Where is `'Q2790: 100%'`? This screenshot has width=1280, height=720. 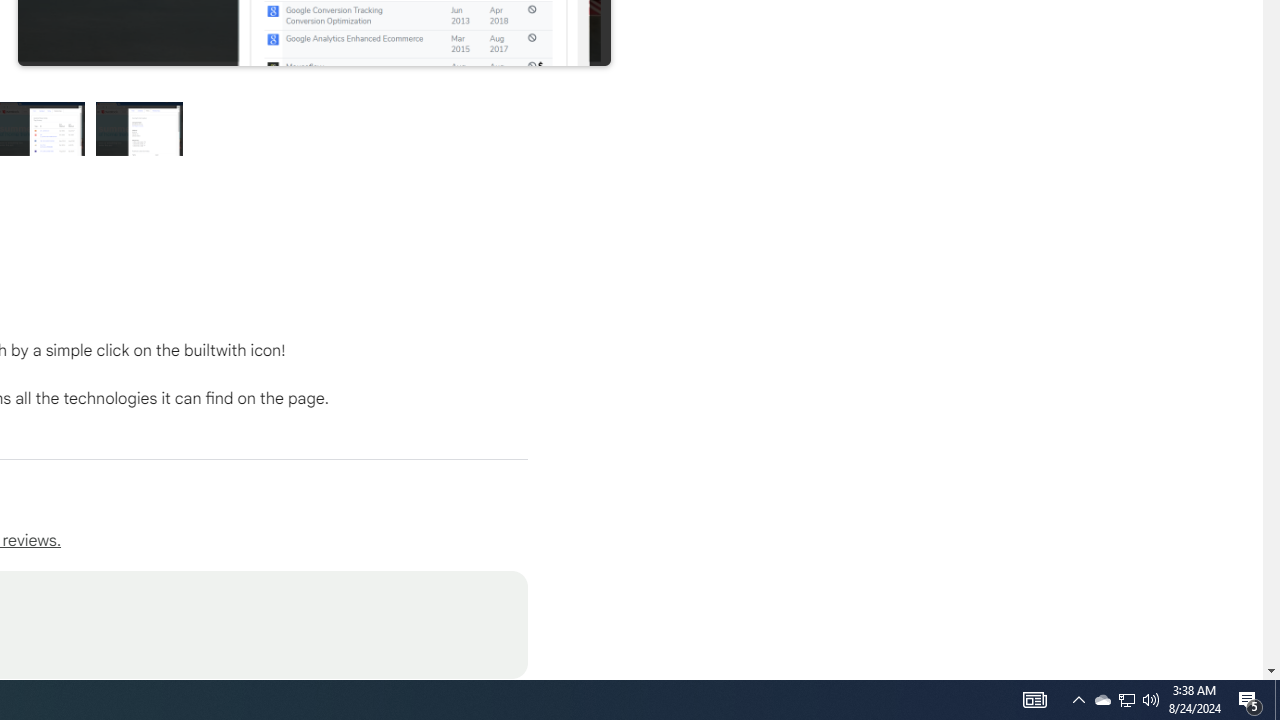 'Q2790: 100%' is located at coordinates (1127, 698).